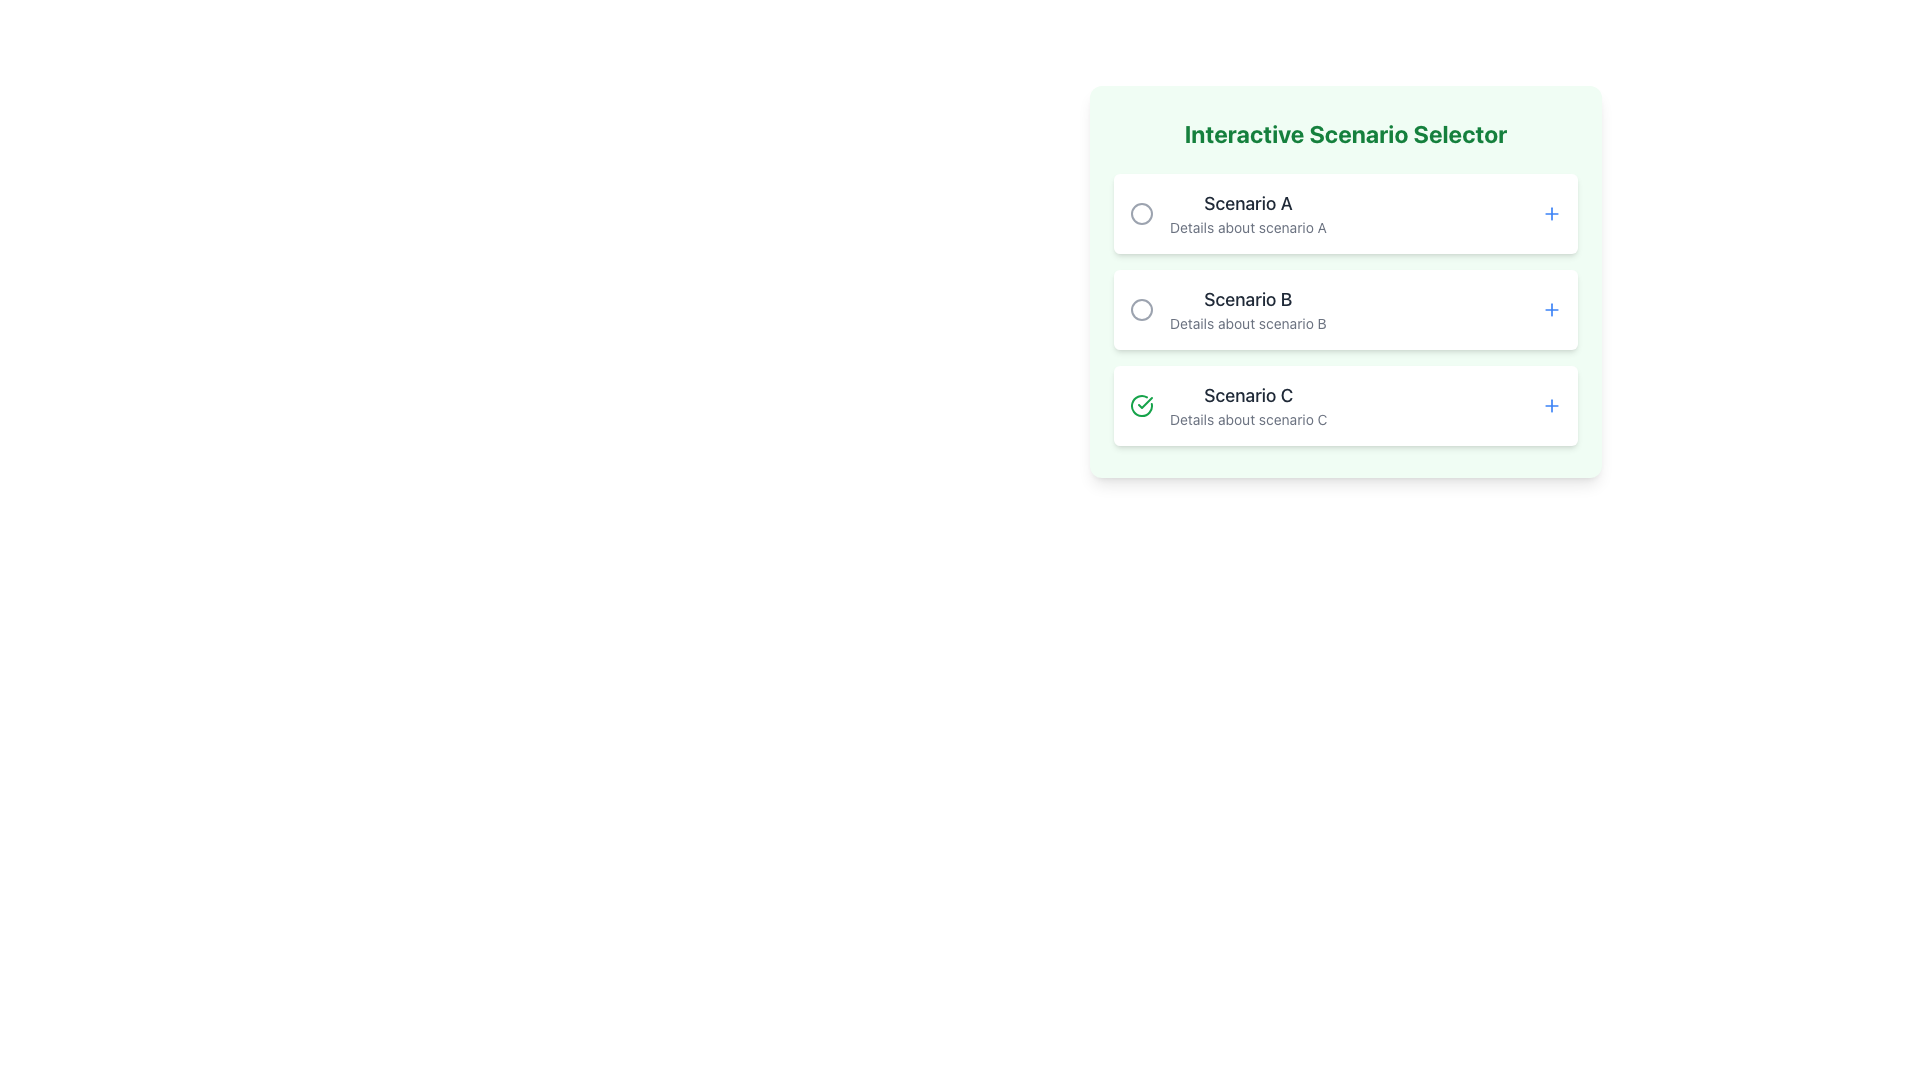 The image size is (1920, 1080). I want to click on the description of the selectable list item titled 'Scenario C', so click(1227, 405).